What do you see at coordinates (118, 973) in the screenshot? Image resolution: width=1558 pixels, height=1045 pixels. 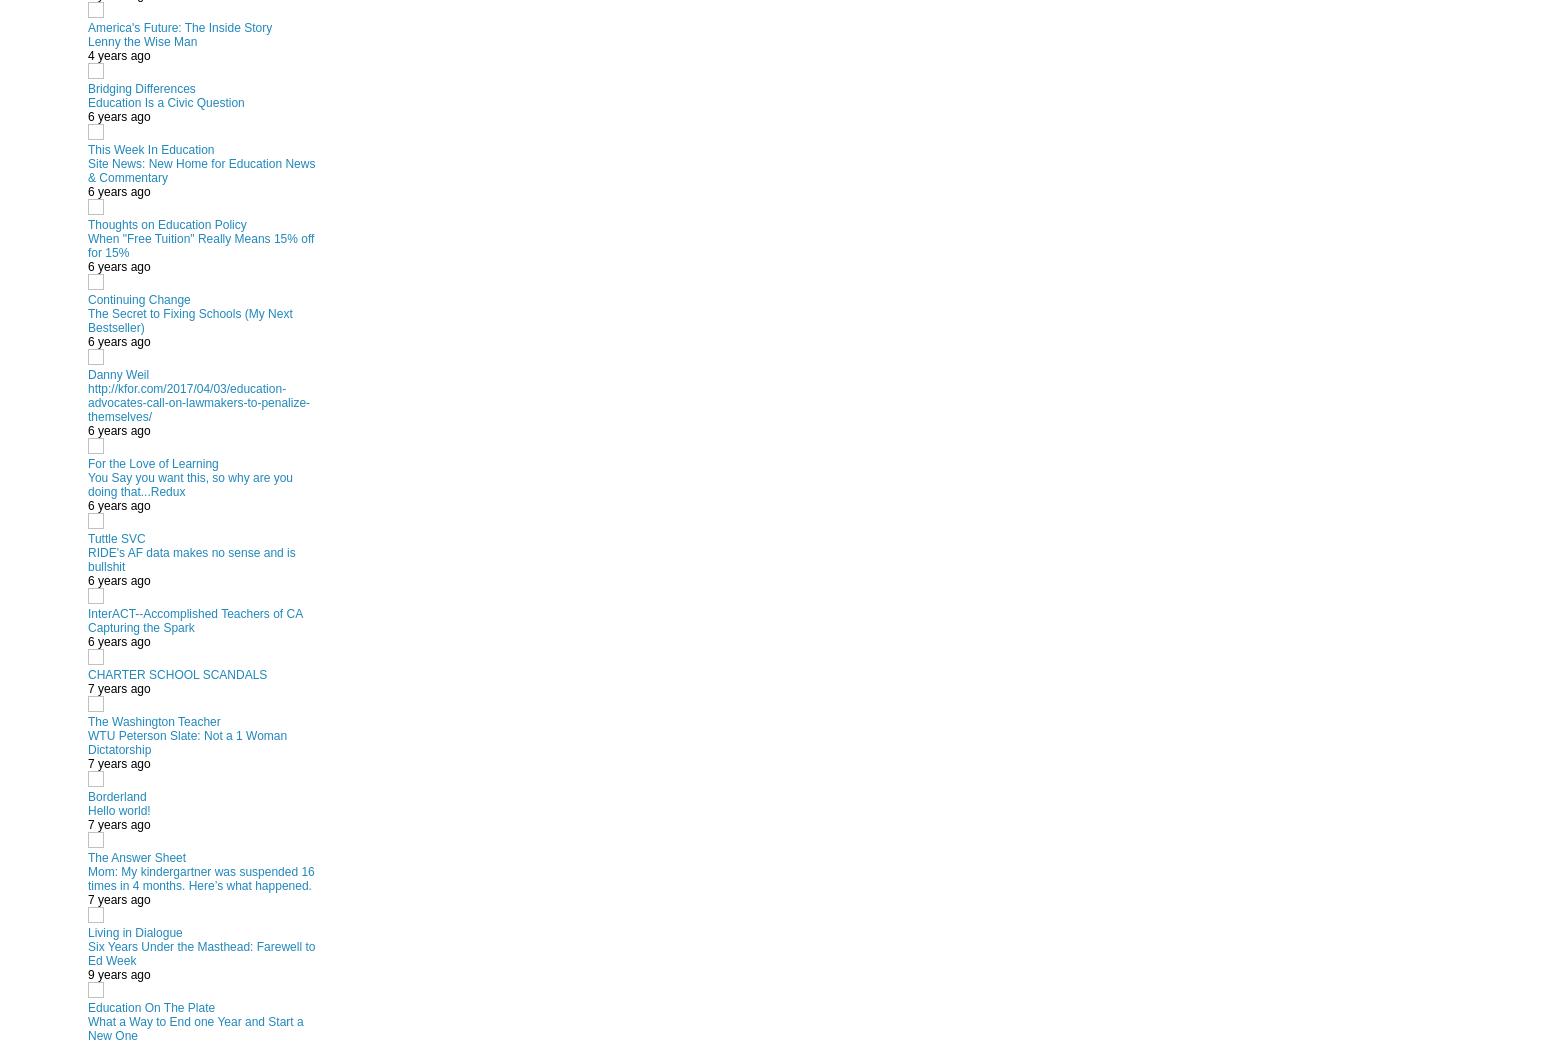 I see `'9 years ago'` at bounding box center [118, 973].